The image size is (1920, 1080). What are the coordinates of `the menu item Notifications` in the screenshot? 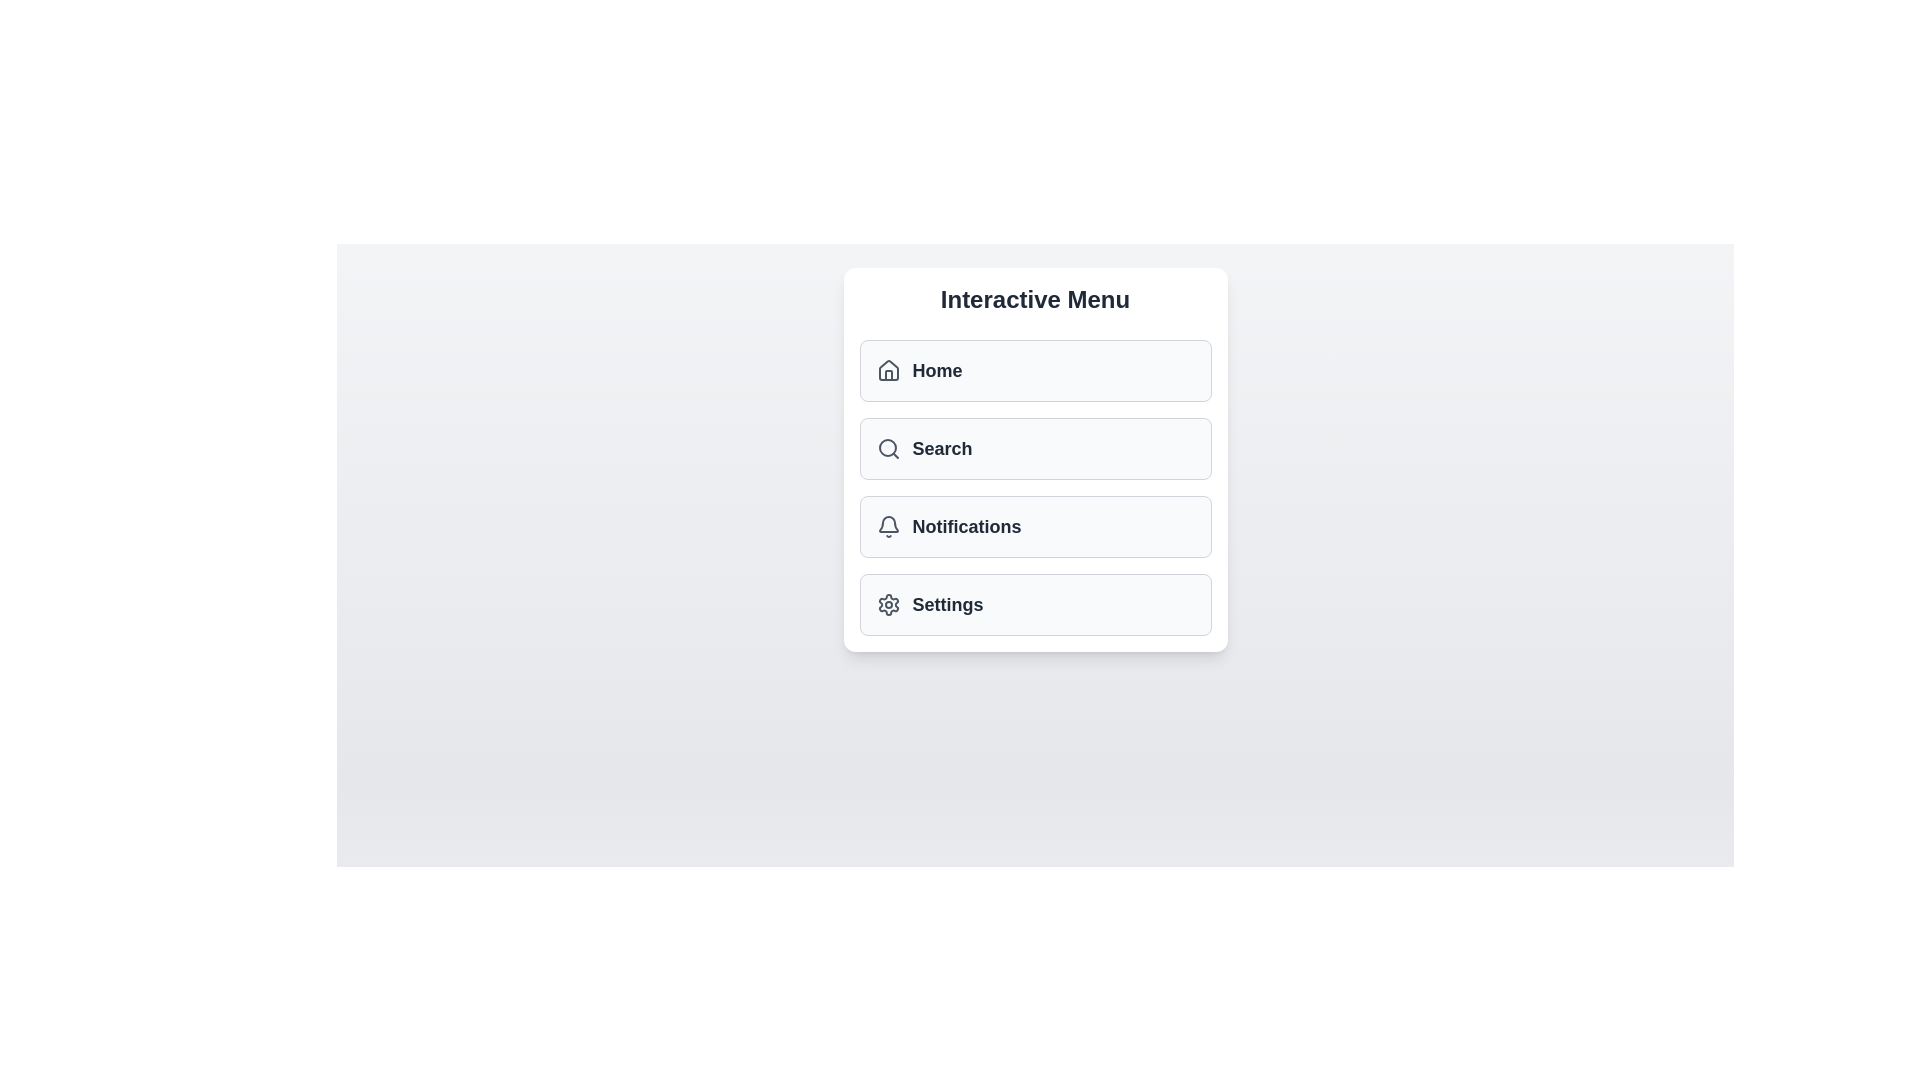 It's located at (1035, 526).